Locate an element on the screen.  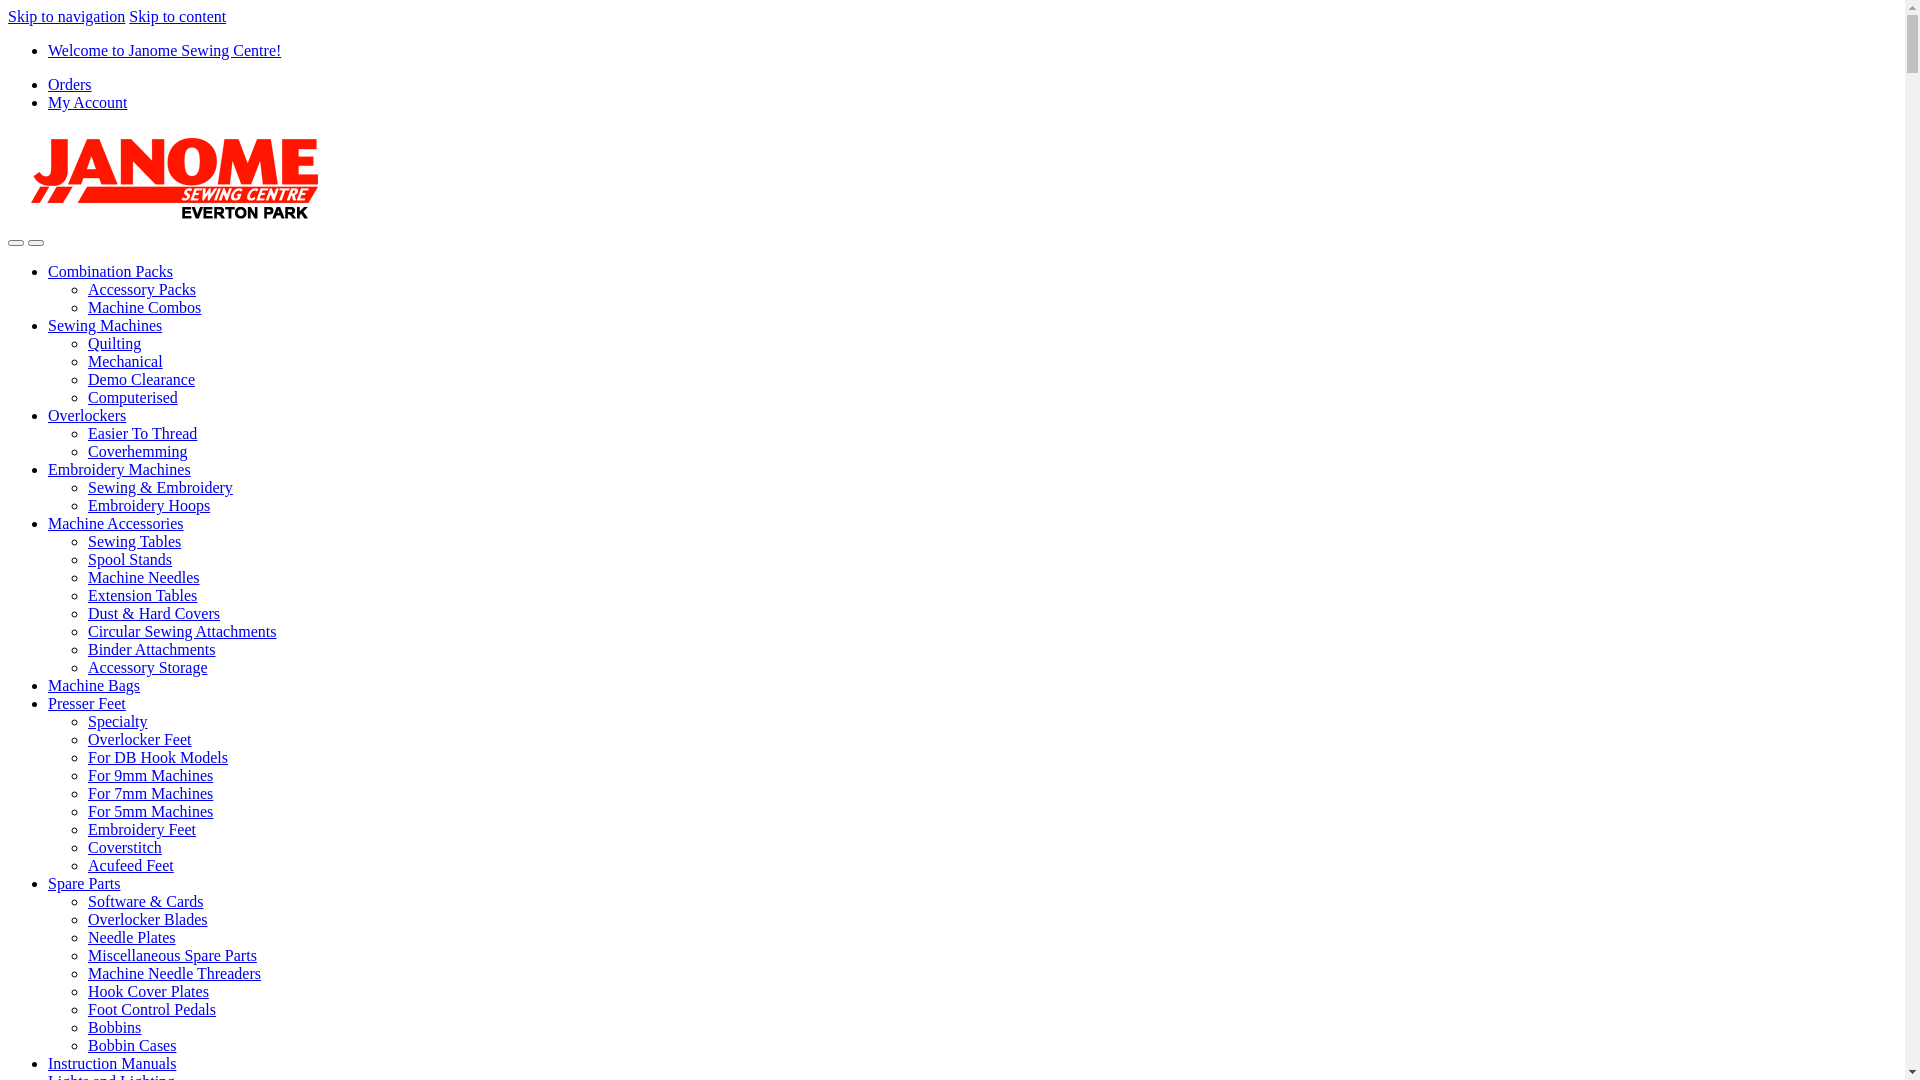
'Software & Cards' is located at coordinates (144, 901).